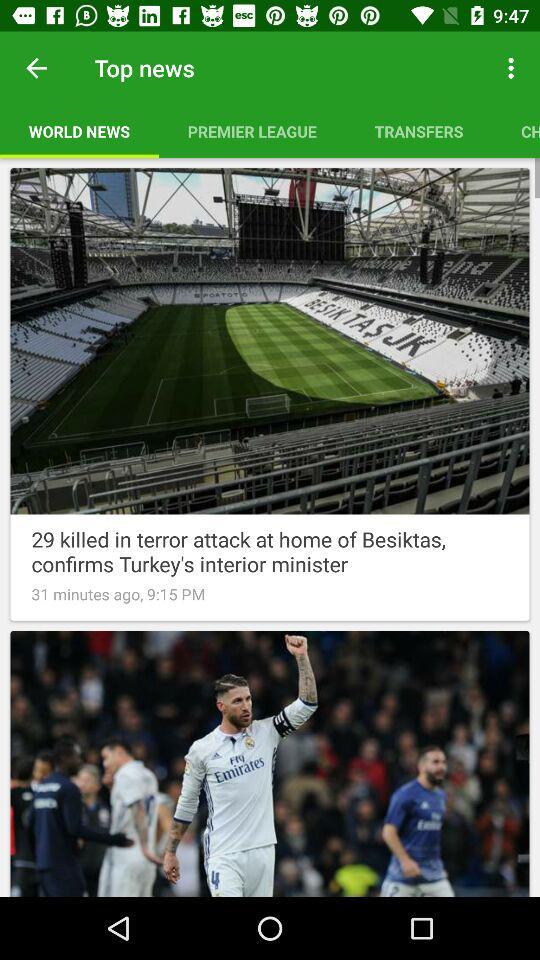 This screenshot has height=960, width=540. I want to click on champions league, so click(516, 130).